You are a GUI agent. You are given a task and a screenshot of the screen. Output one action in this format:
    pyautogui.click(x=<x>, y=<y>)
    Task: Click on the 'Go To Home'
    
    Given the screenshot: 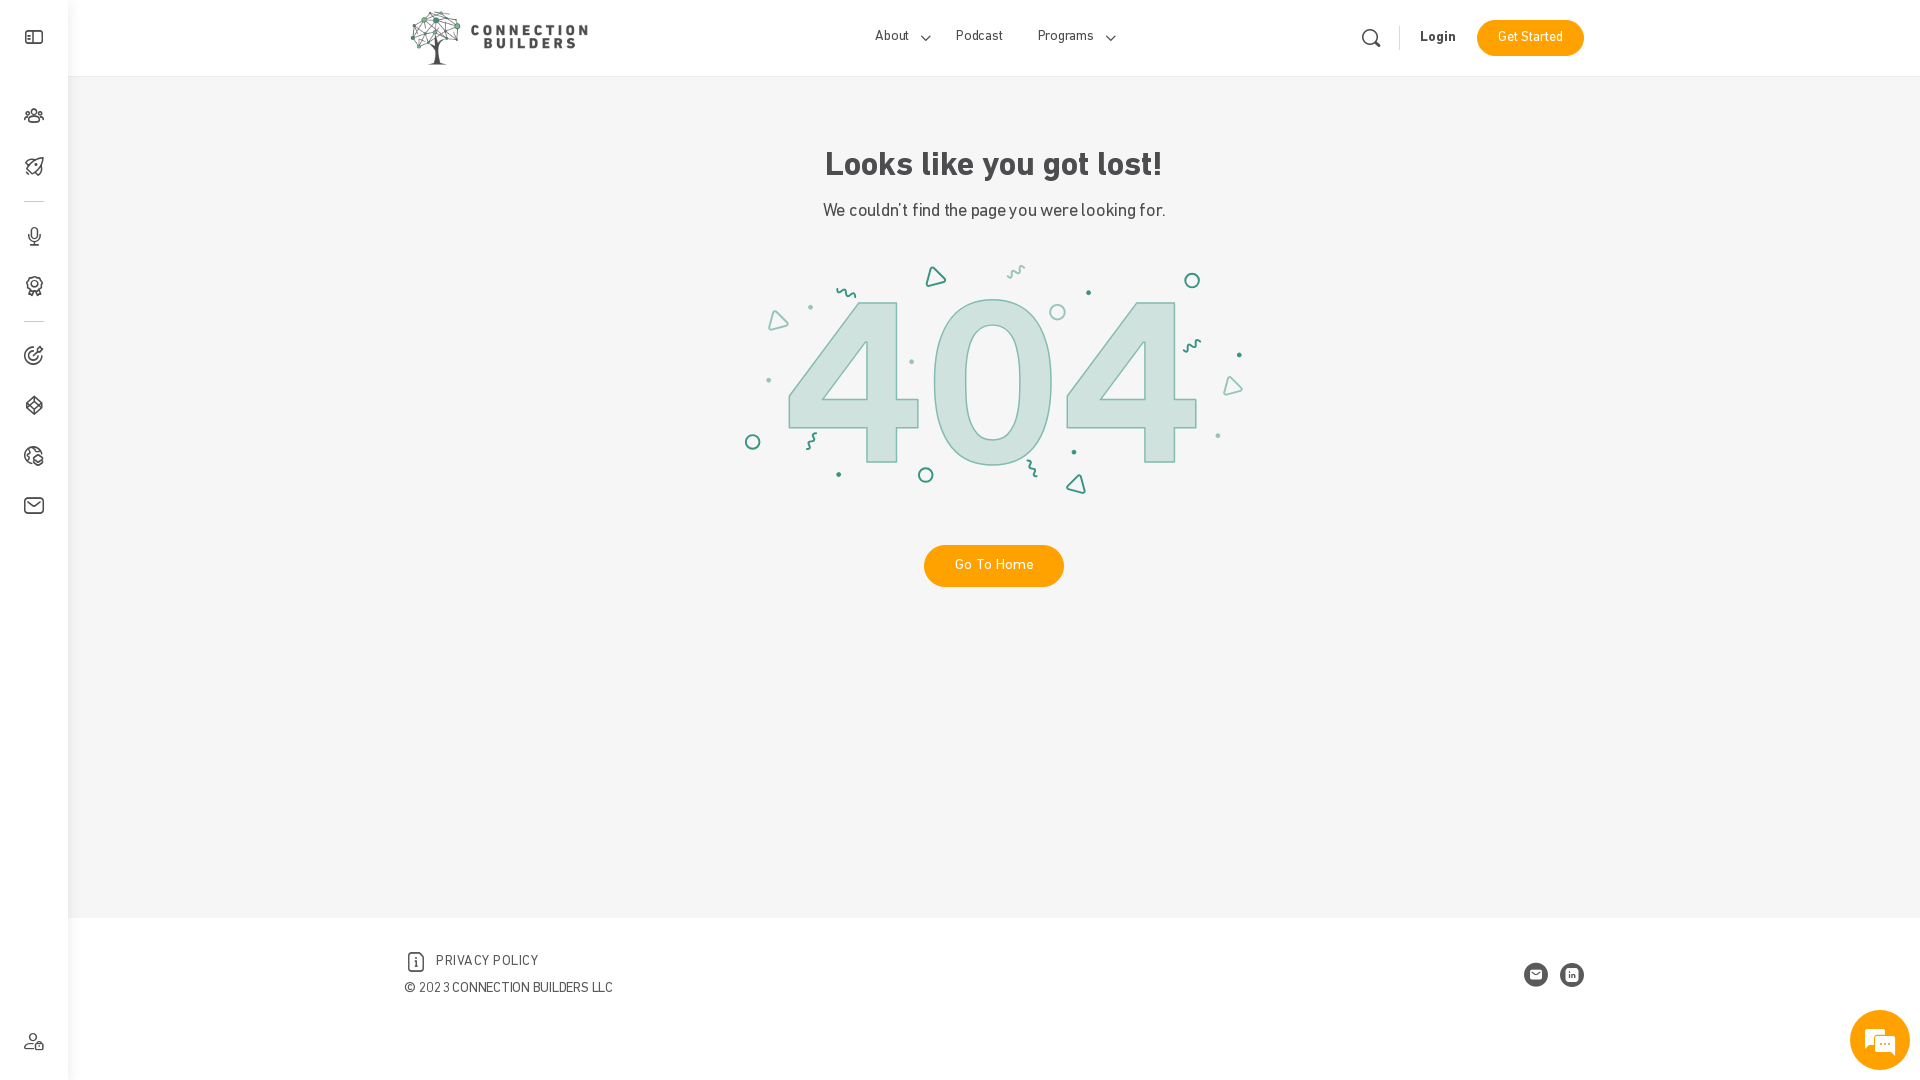 What is the action you would take?
    pyautogui.click(x=993, y=566)
    